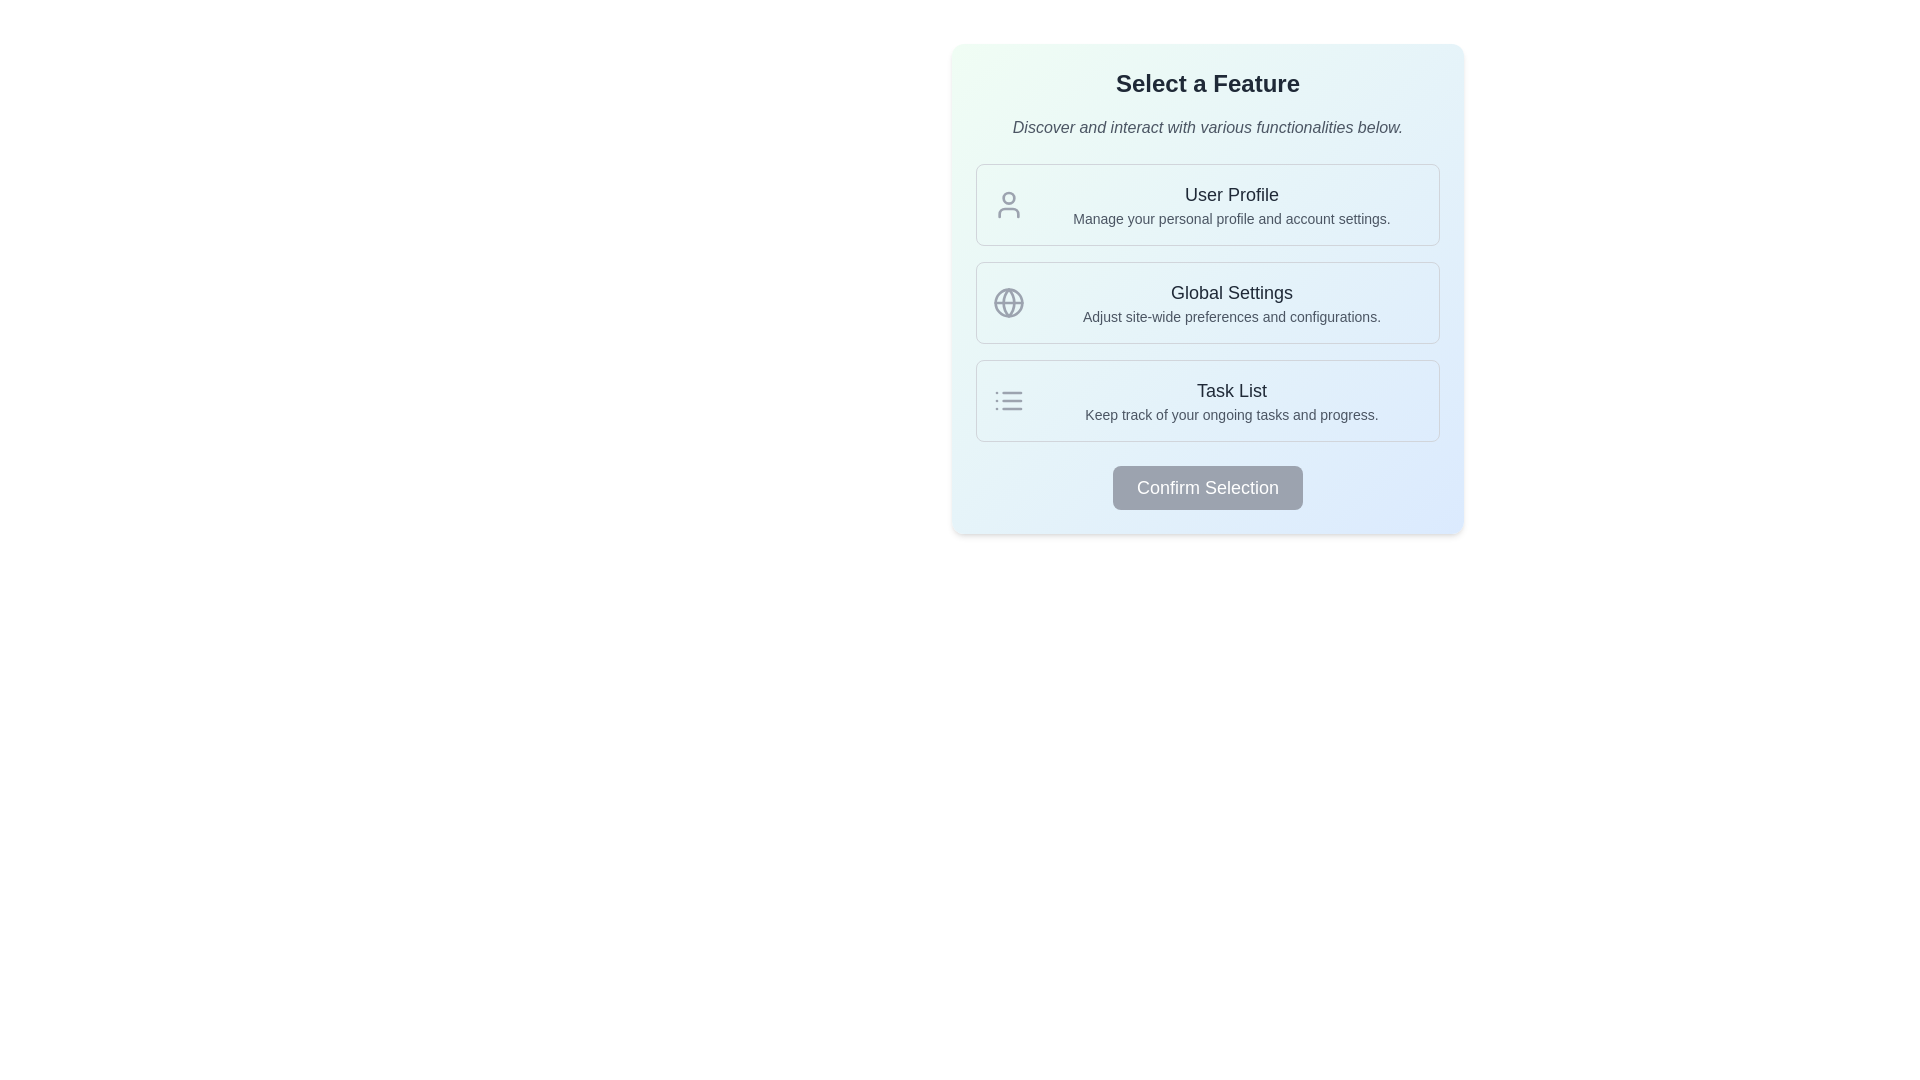 The image size is (1920, 1080). What do you see at coordinates (1231, 390) in the screenshot?
I see `the 'Task List' text label element, which is displayed in bold within the third rectangular card of the interface` at bounding box center [1231, 390].